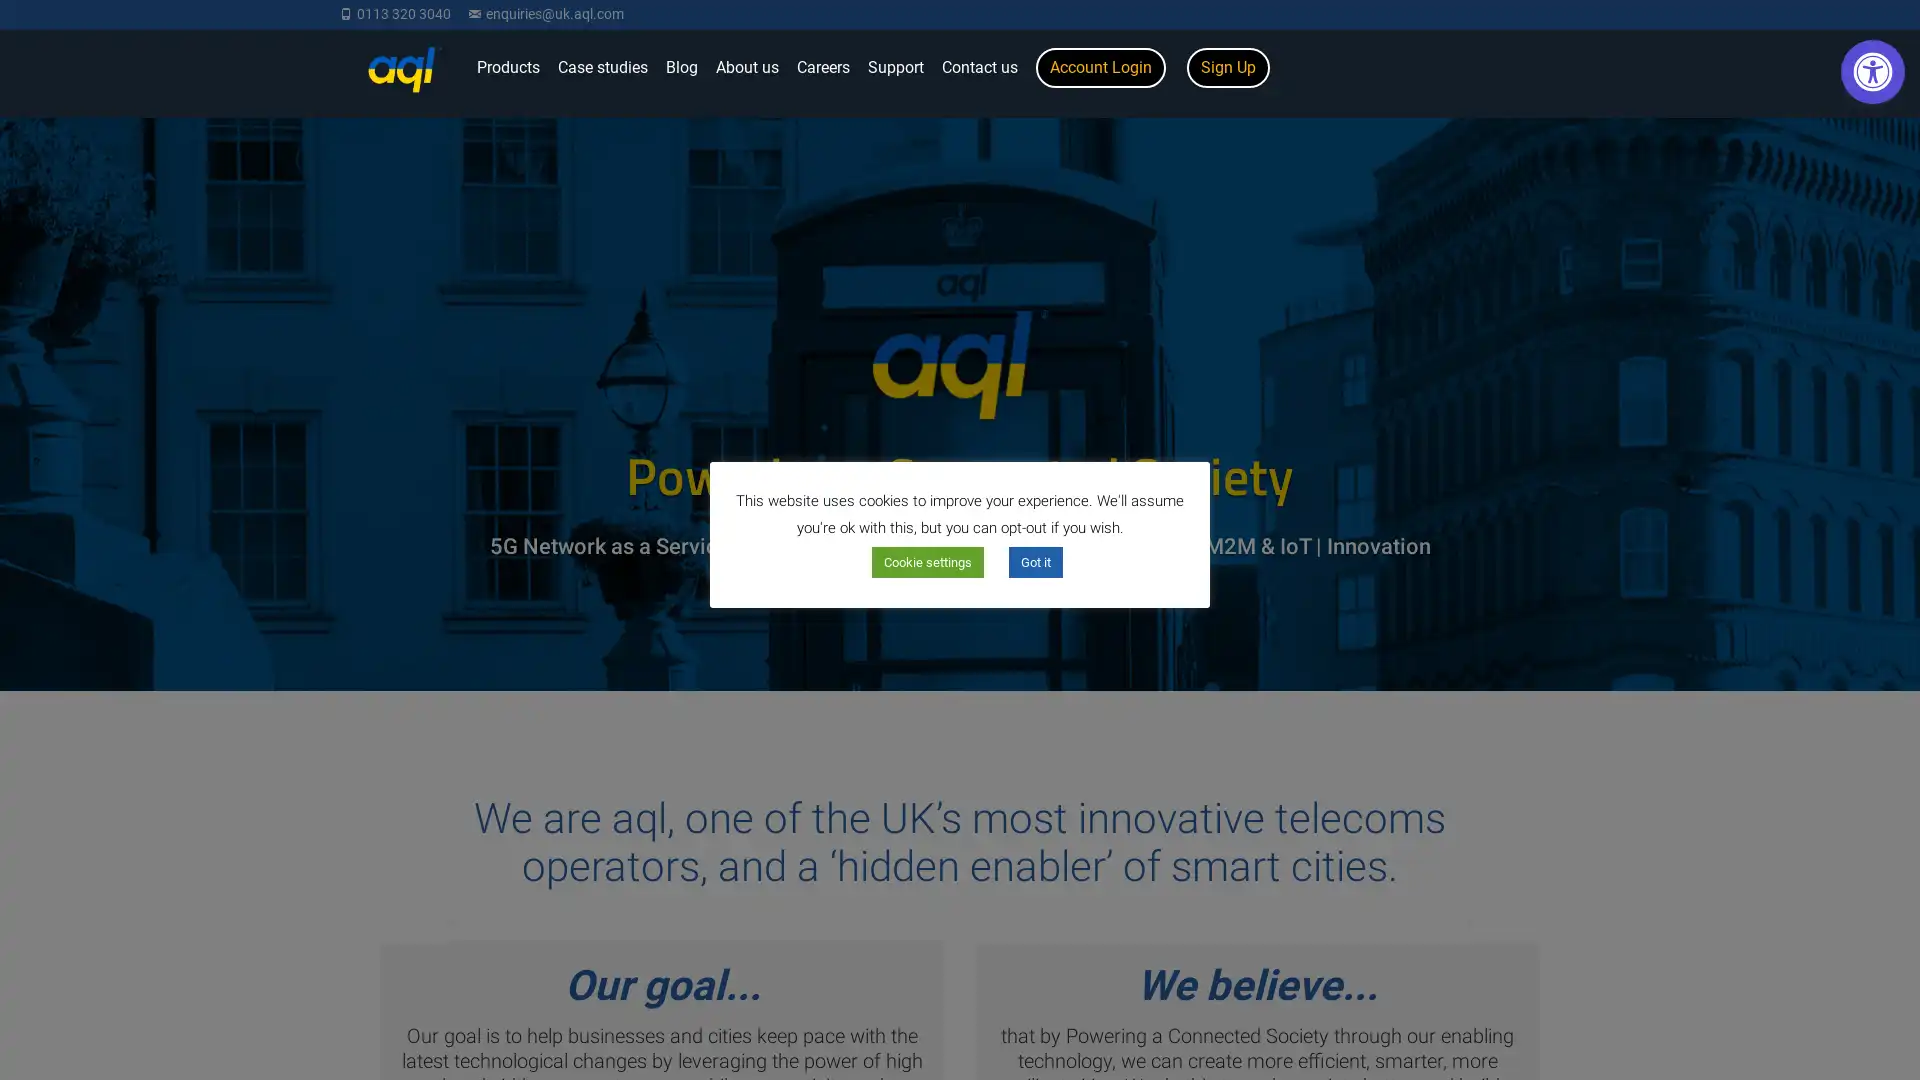 The width and height of the screenshot is (1920, 1080). Describe the element at coordinates (1036, 562) in the screenshot. I see `Got it` at that location.